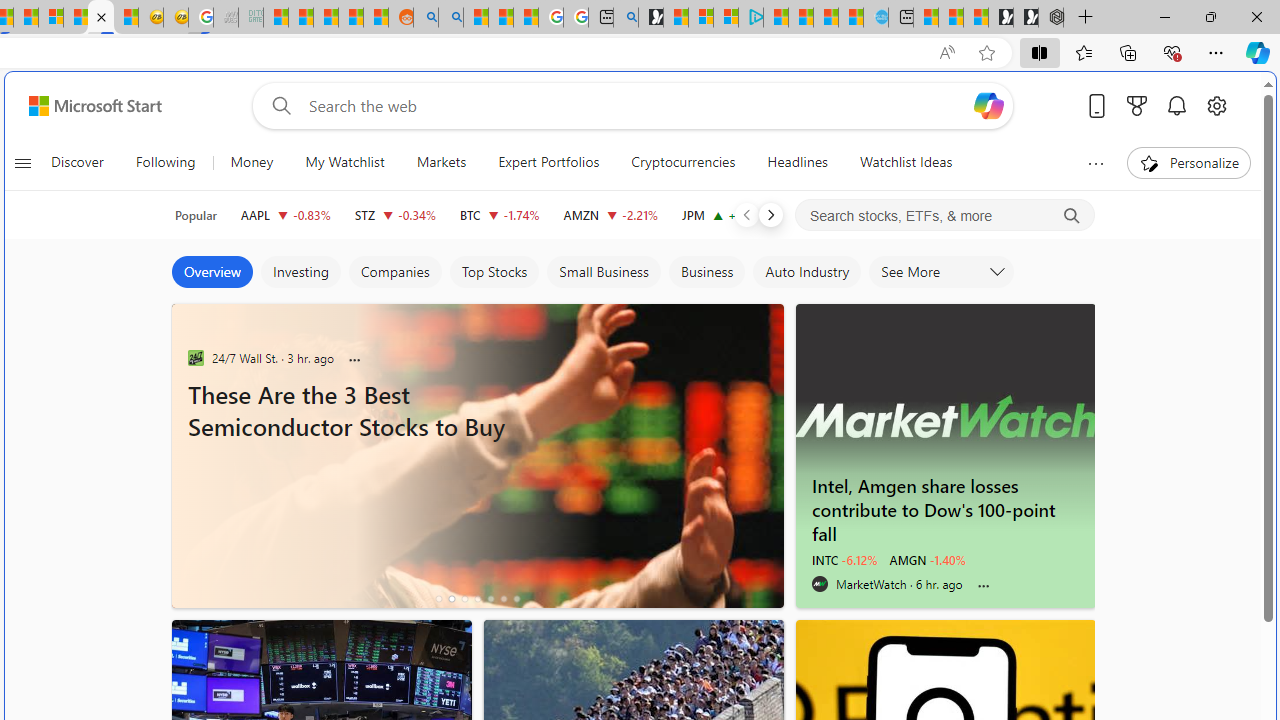 This screenshot has height=720, width=1280. I want to click on 'Small Business', so click(602, 272).